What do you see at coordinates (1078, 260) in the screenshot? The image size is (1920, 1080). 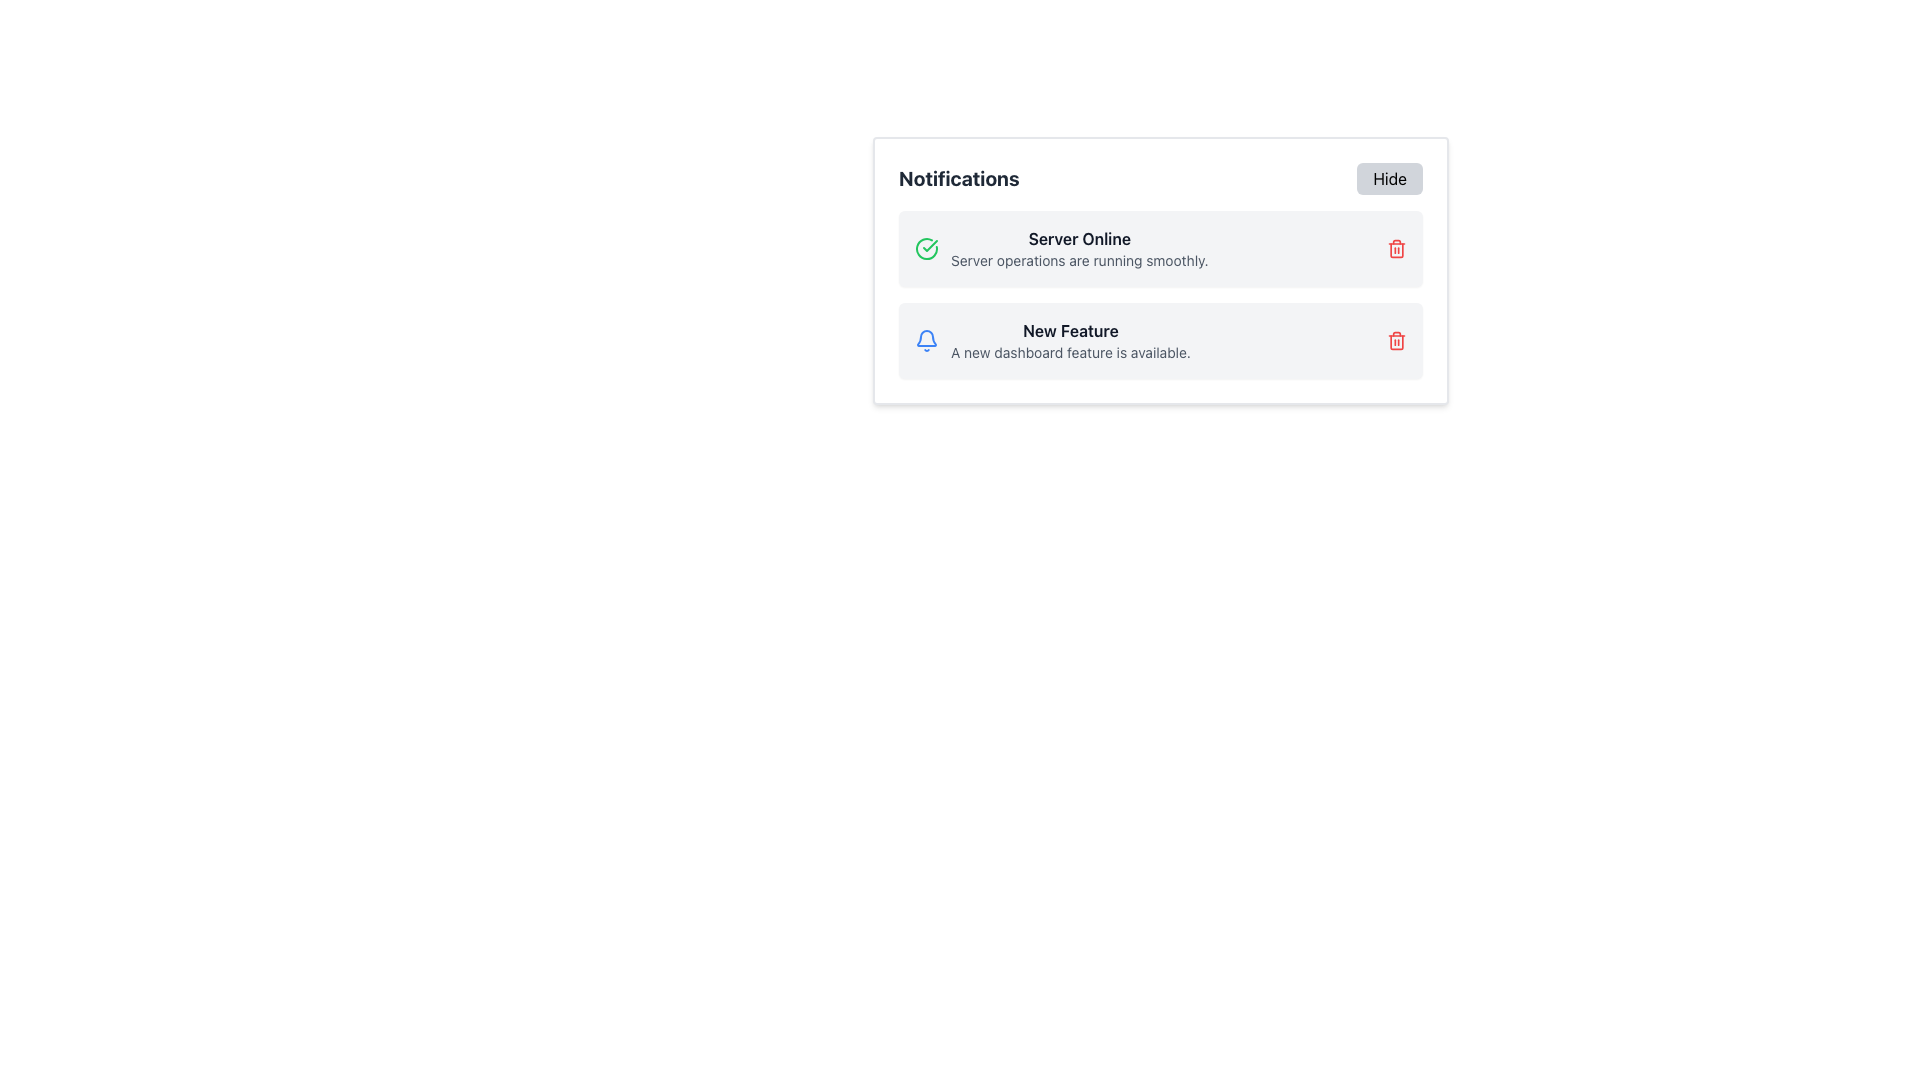 I see `the descriptive text element located beneath the title 'Server Online' within the first notification card` at bounding box center [1078, 260].